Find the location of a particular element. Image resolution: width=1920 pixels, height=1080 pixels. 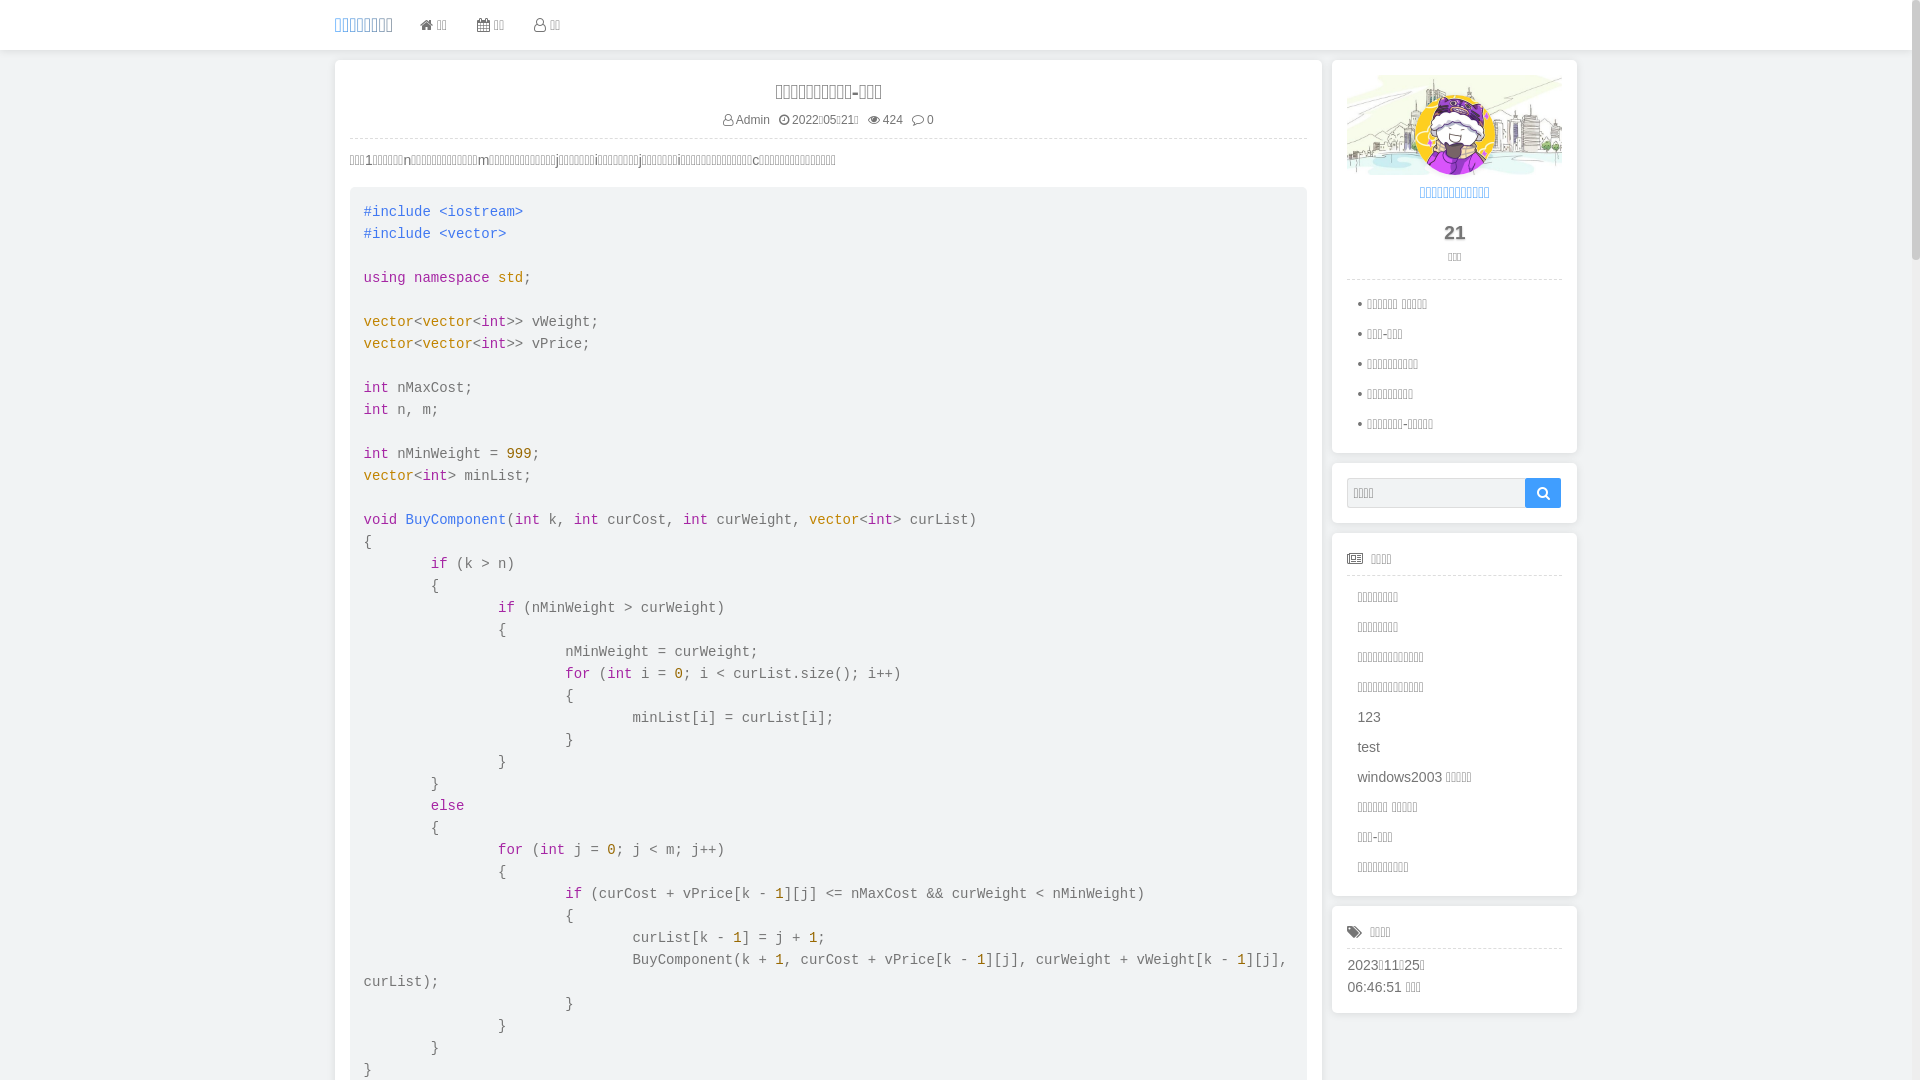

'test' is located at coordinates (1457, 745).